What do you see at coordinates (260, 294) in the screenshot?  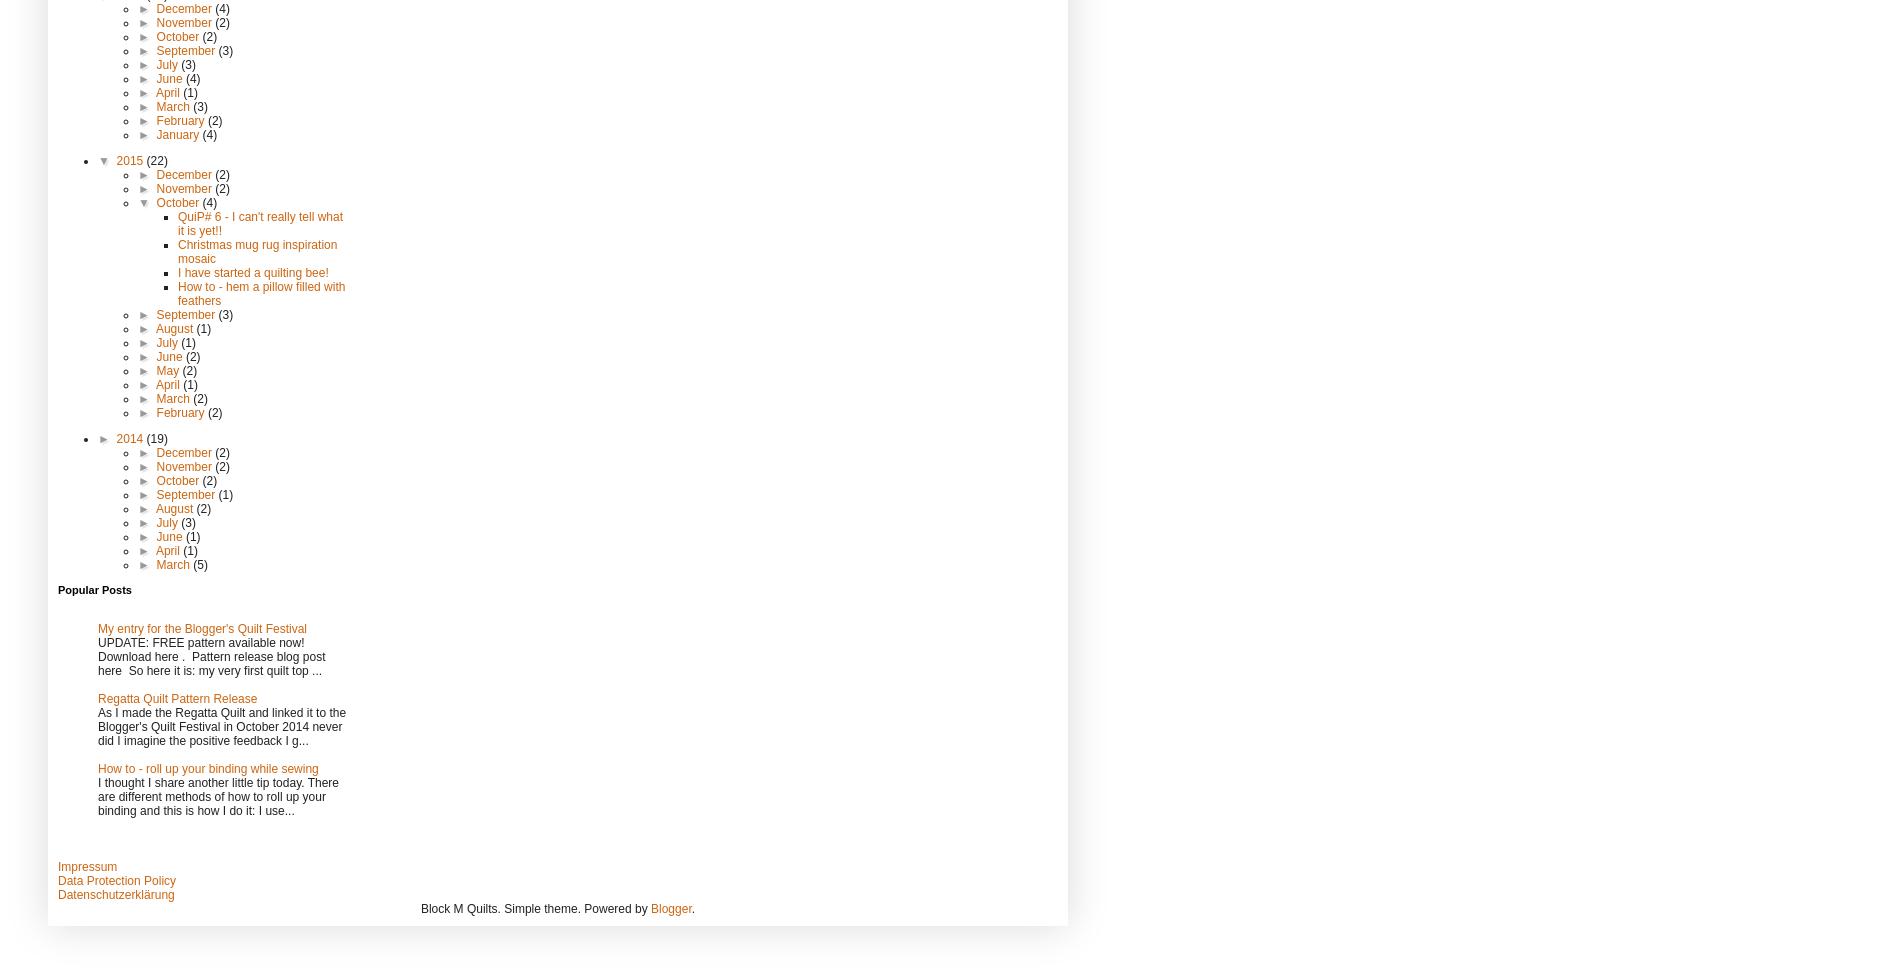 I see `'How to - hem a pillow filled with feathers'` at bounding box center [260, 294].